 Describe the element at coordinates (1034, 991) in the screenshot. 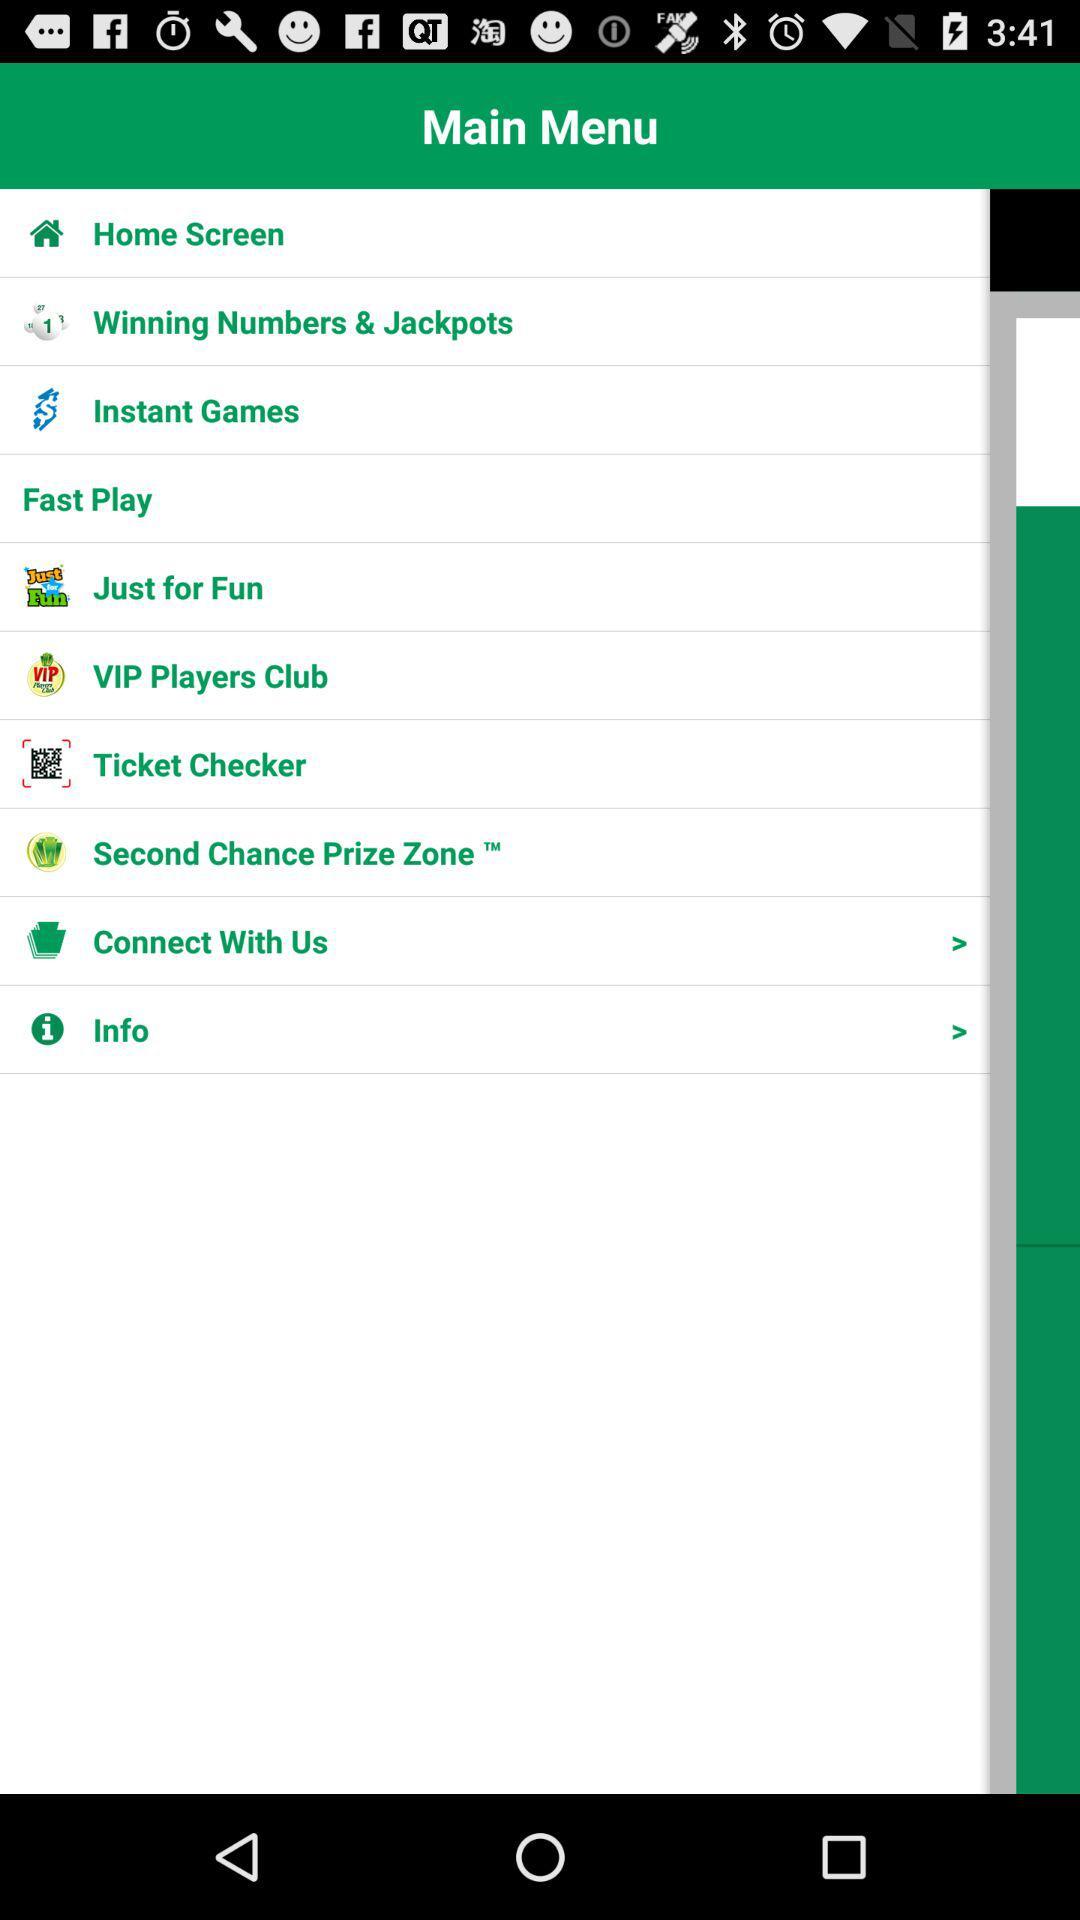

I see `return to previous page` at that location.